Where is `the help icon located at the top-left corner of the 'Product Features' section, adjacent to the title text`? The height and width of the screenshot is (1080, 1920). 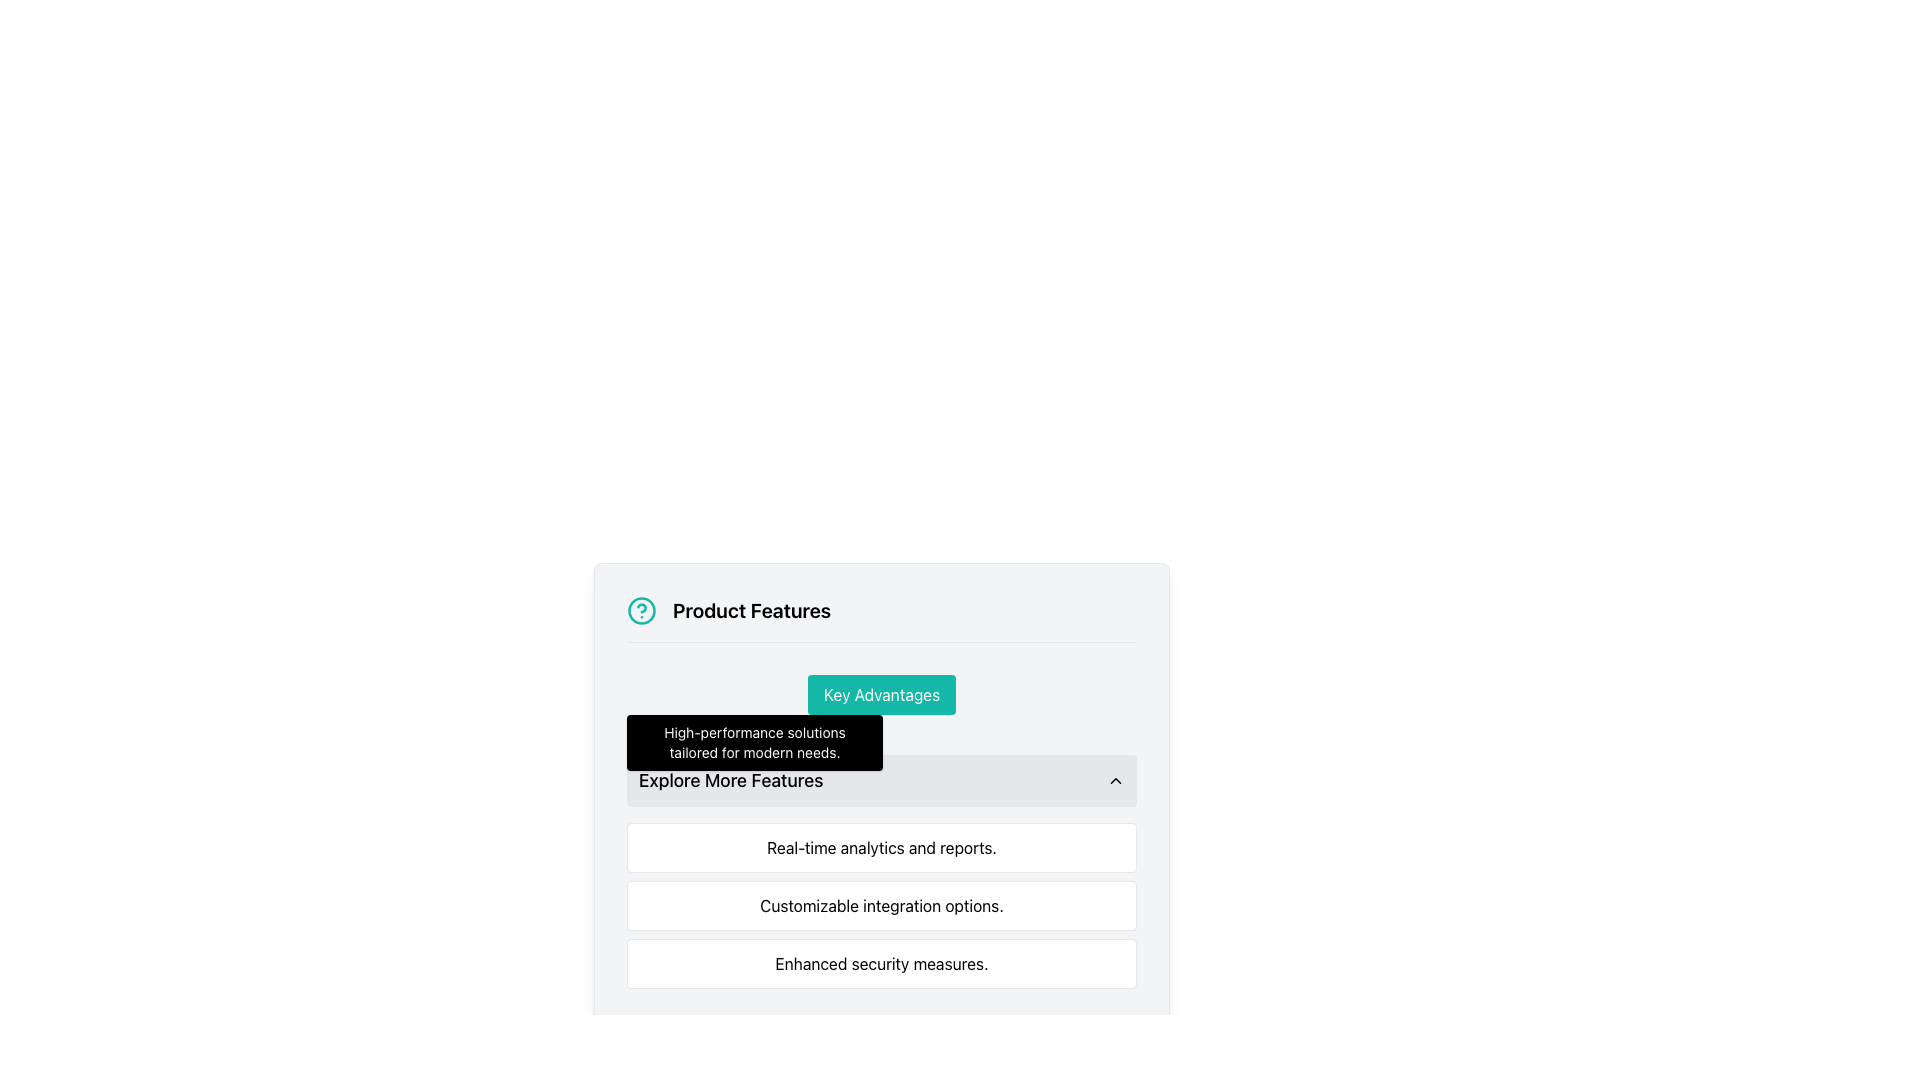
the help icon located at the top-left corner of the 'Product Features' section, adjacent to the title text is located at coordinates (642, 609).